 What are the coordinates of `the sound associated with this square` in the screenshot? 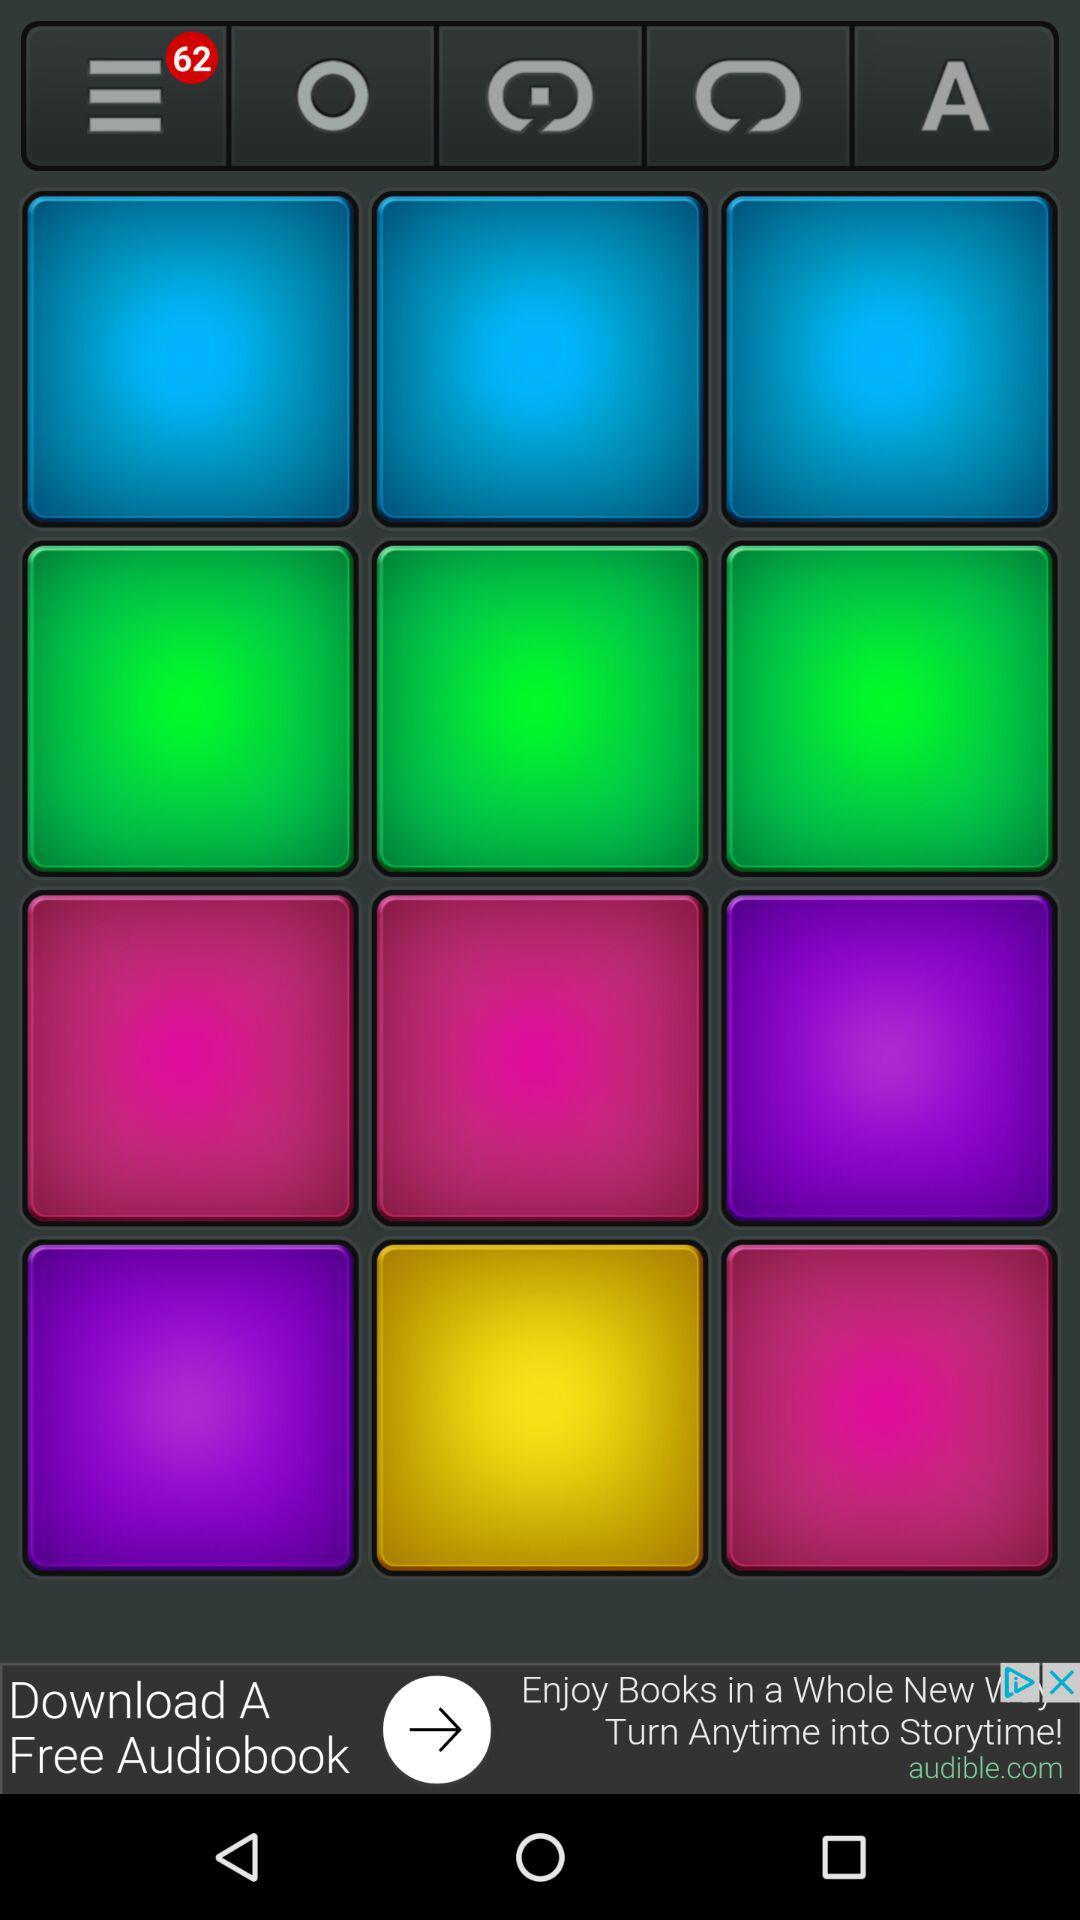 It's located at (540, 359).